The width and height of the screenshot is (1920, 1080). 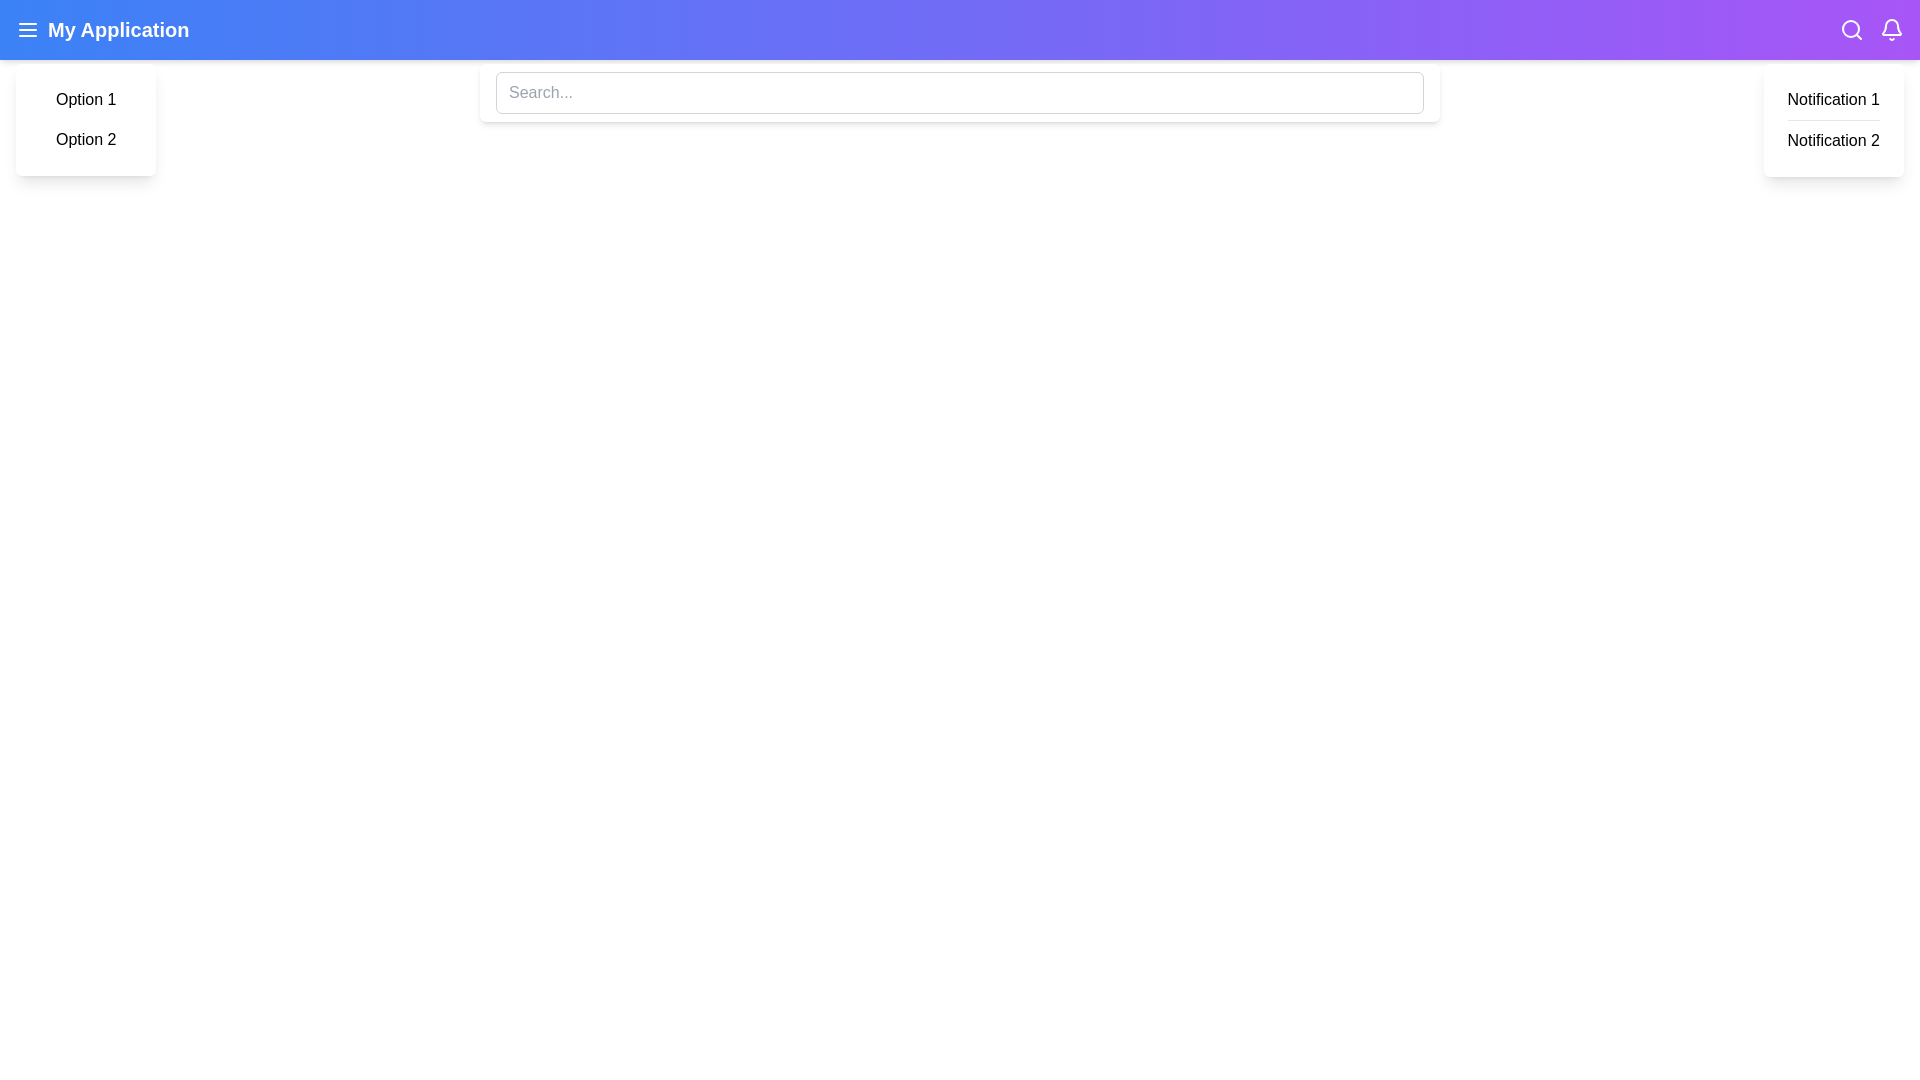 I want to click on the non-interactive text label that displays a notification identifier, located at the top of the vertical stack of labels in the top-right corner of the interface, so click(x=1833, y=100).